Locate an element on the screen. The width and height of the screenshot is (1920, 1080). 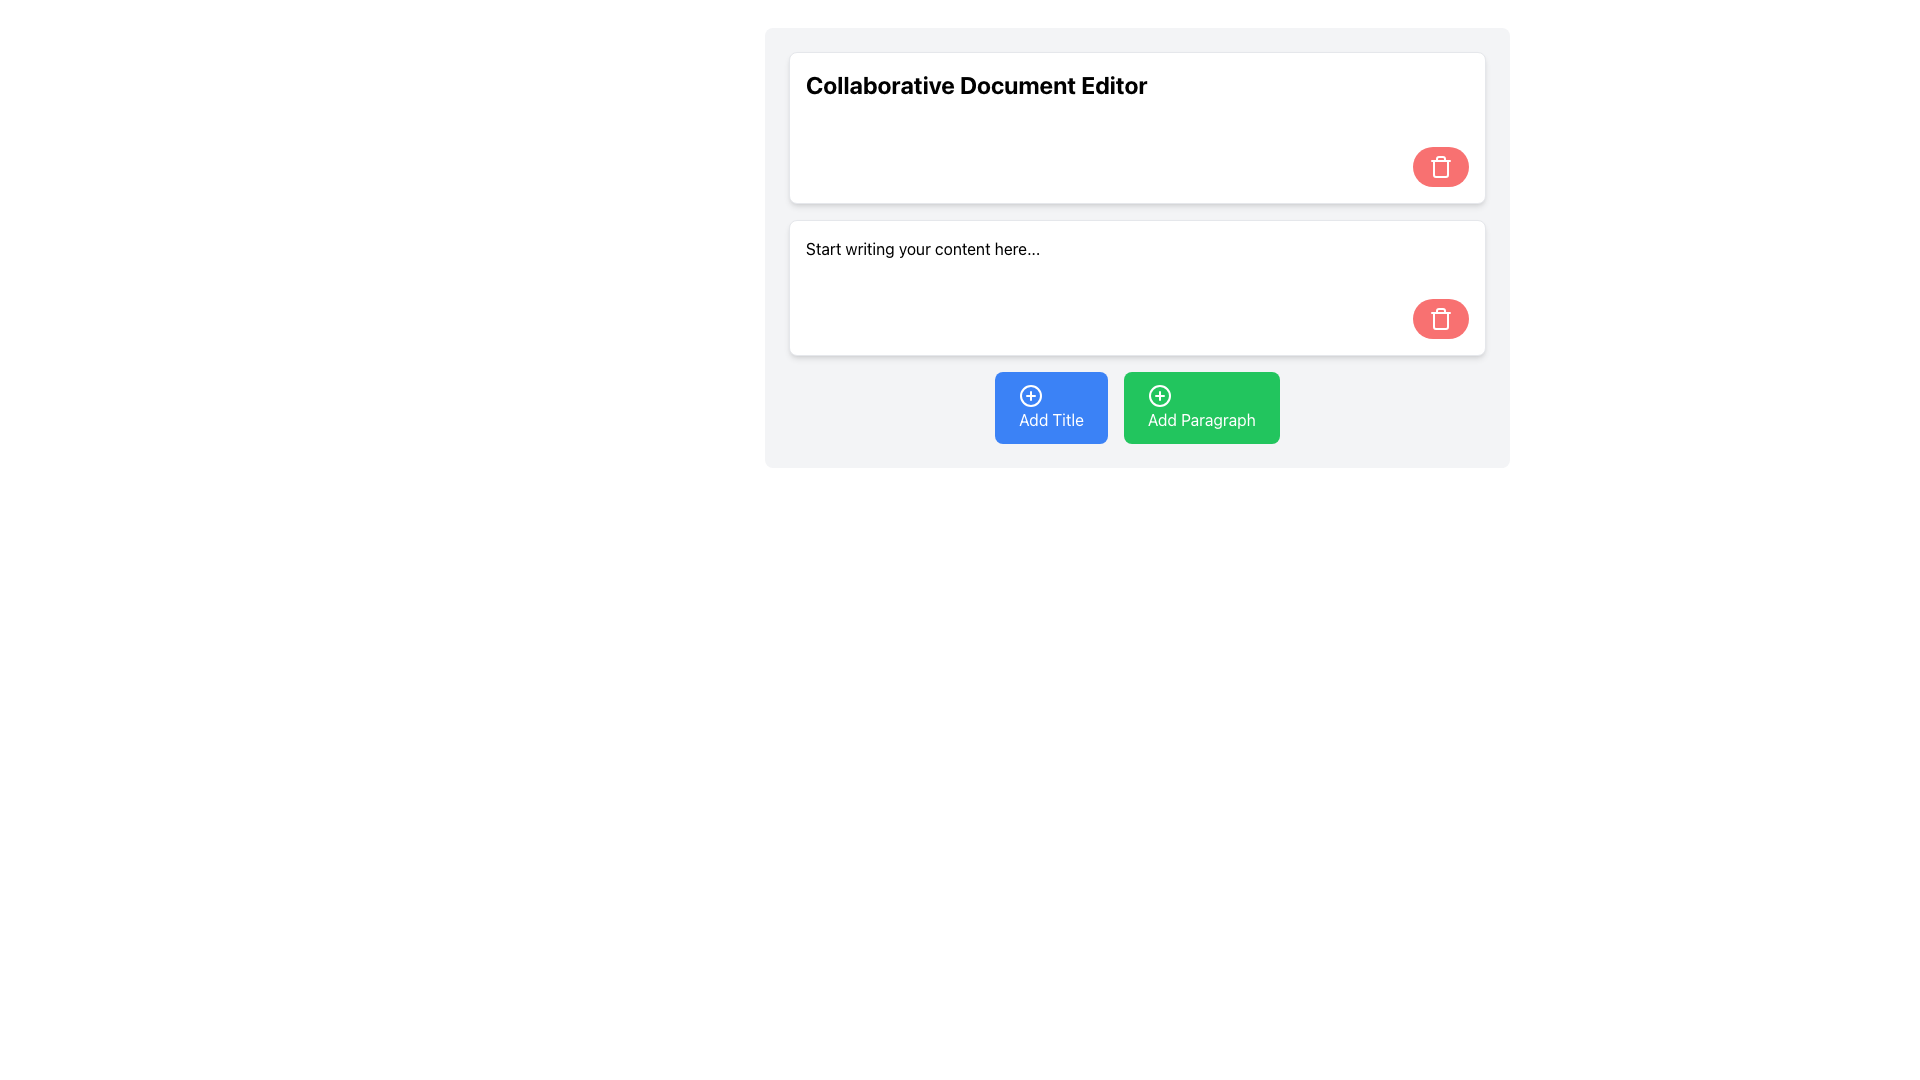
the delete button located in the bottom-right corner of the second editable content area is located at coordinates (1440, 318).